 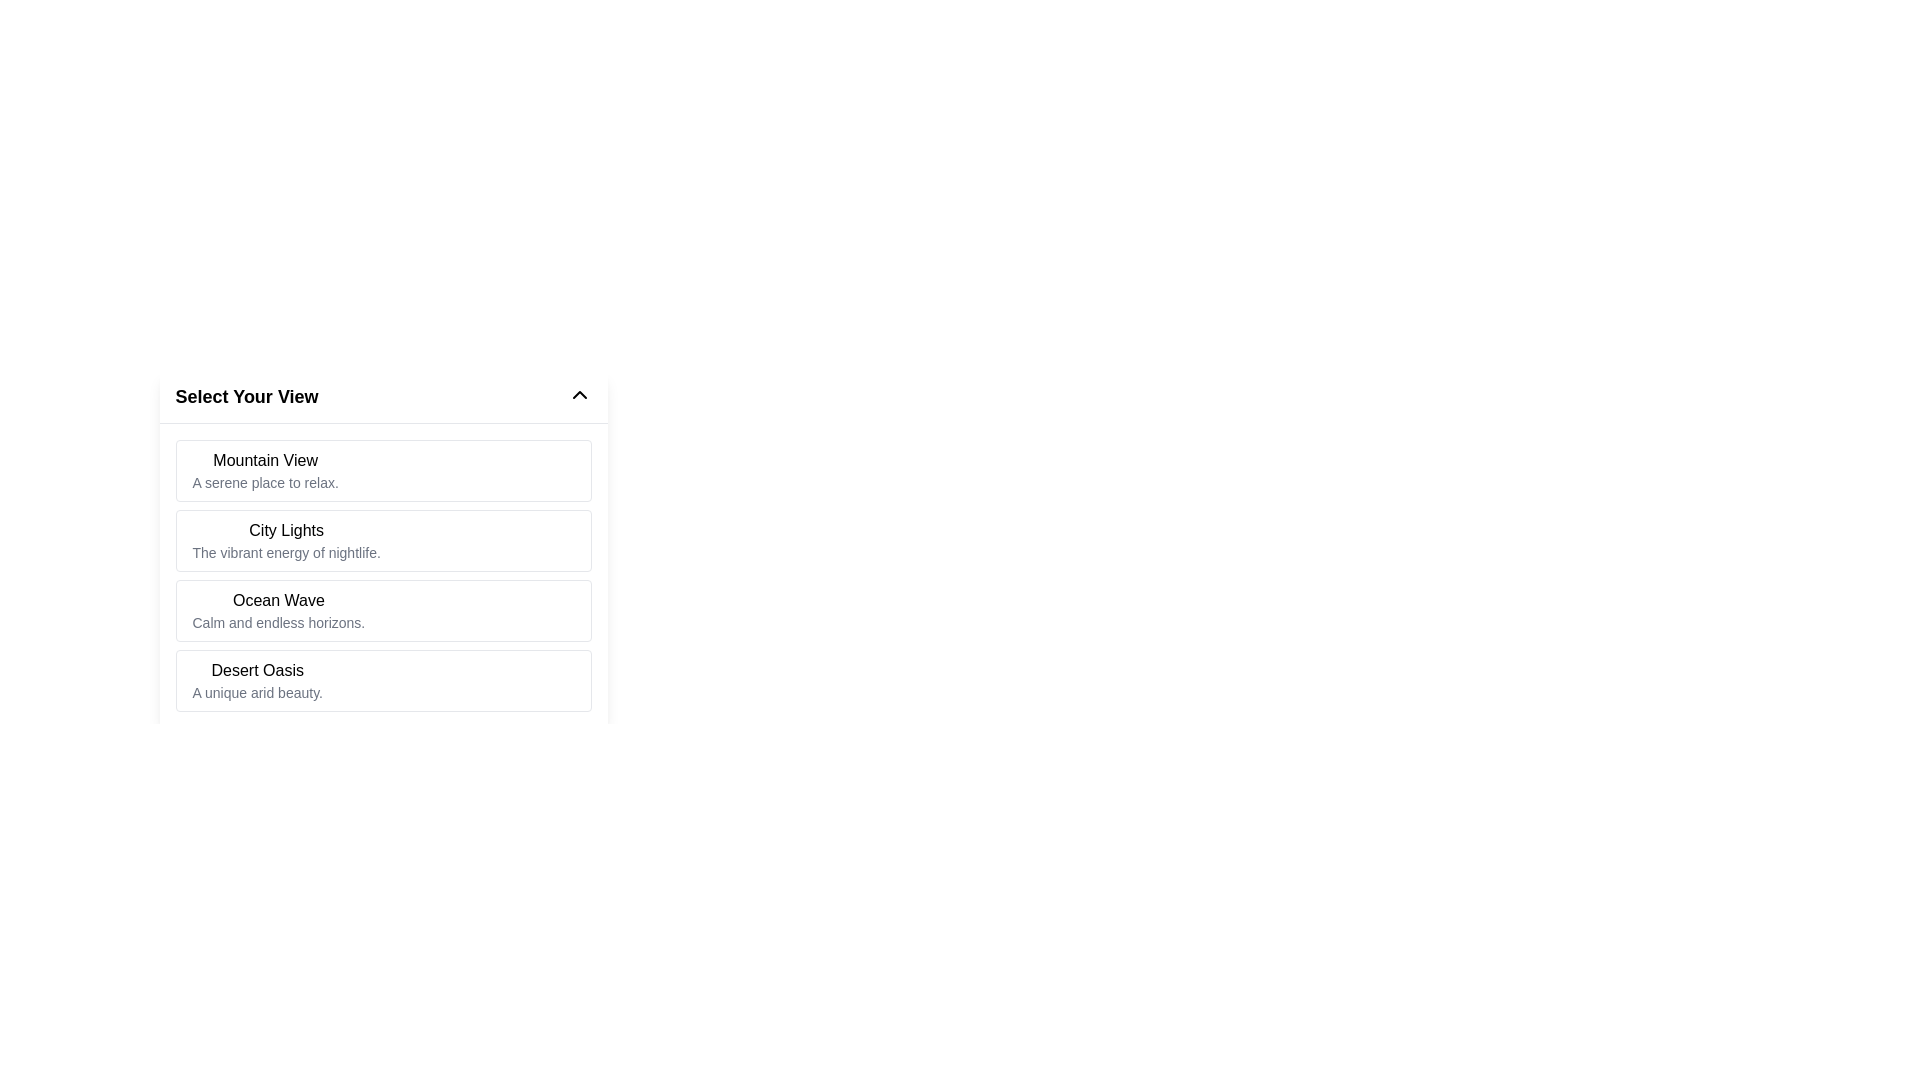 What do you see at coordinates (383, 514) in the screenshot?
I see `the 'City Lights' selectable card in the list under 'Select Your View'` at bounding box center [383, 514].